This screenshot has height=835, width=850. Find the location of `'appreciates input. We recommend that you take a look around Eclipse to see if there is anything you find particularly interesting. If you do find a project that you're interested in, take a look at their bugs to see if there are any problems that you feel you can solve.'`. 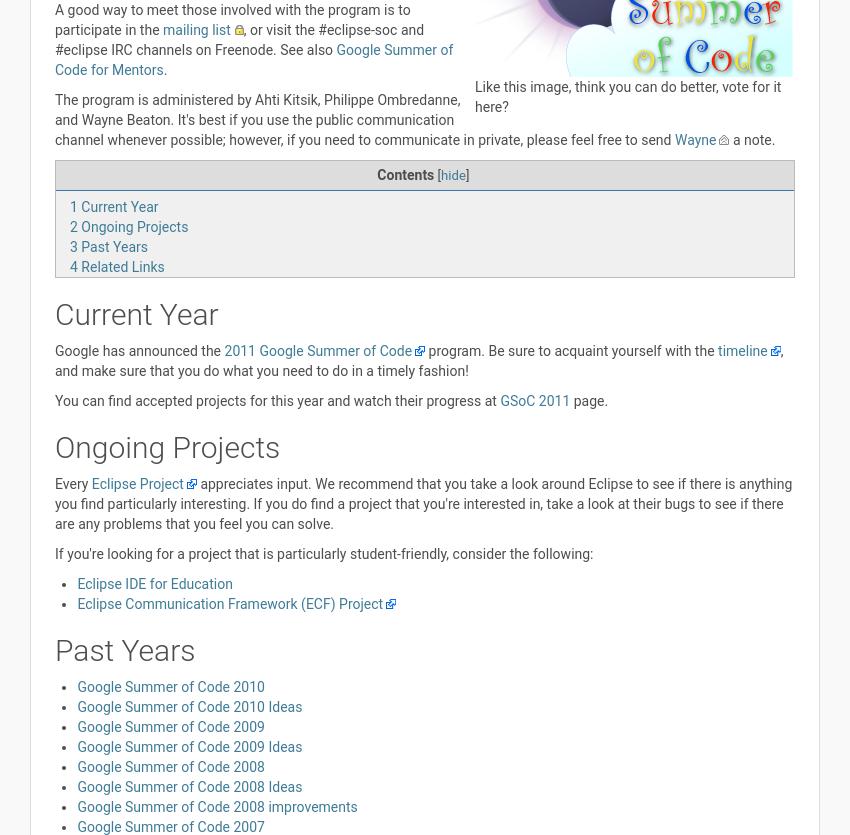

'appreciates input. We recommend that you take a look around Eclipse to see if there is anything you find particularly interesting. If you do find a project that you're interested in, take a look at their bugs to see if there are any problems that you feel you can solve.' is located at coordinates (54, 503).